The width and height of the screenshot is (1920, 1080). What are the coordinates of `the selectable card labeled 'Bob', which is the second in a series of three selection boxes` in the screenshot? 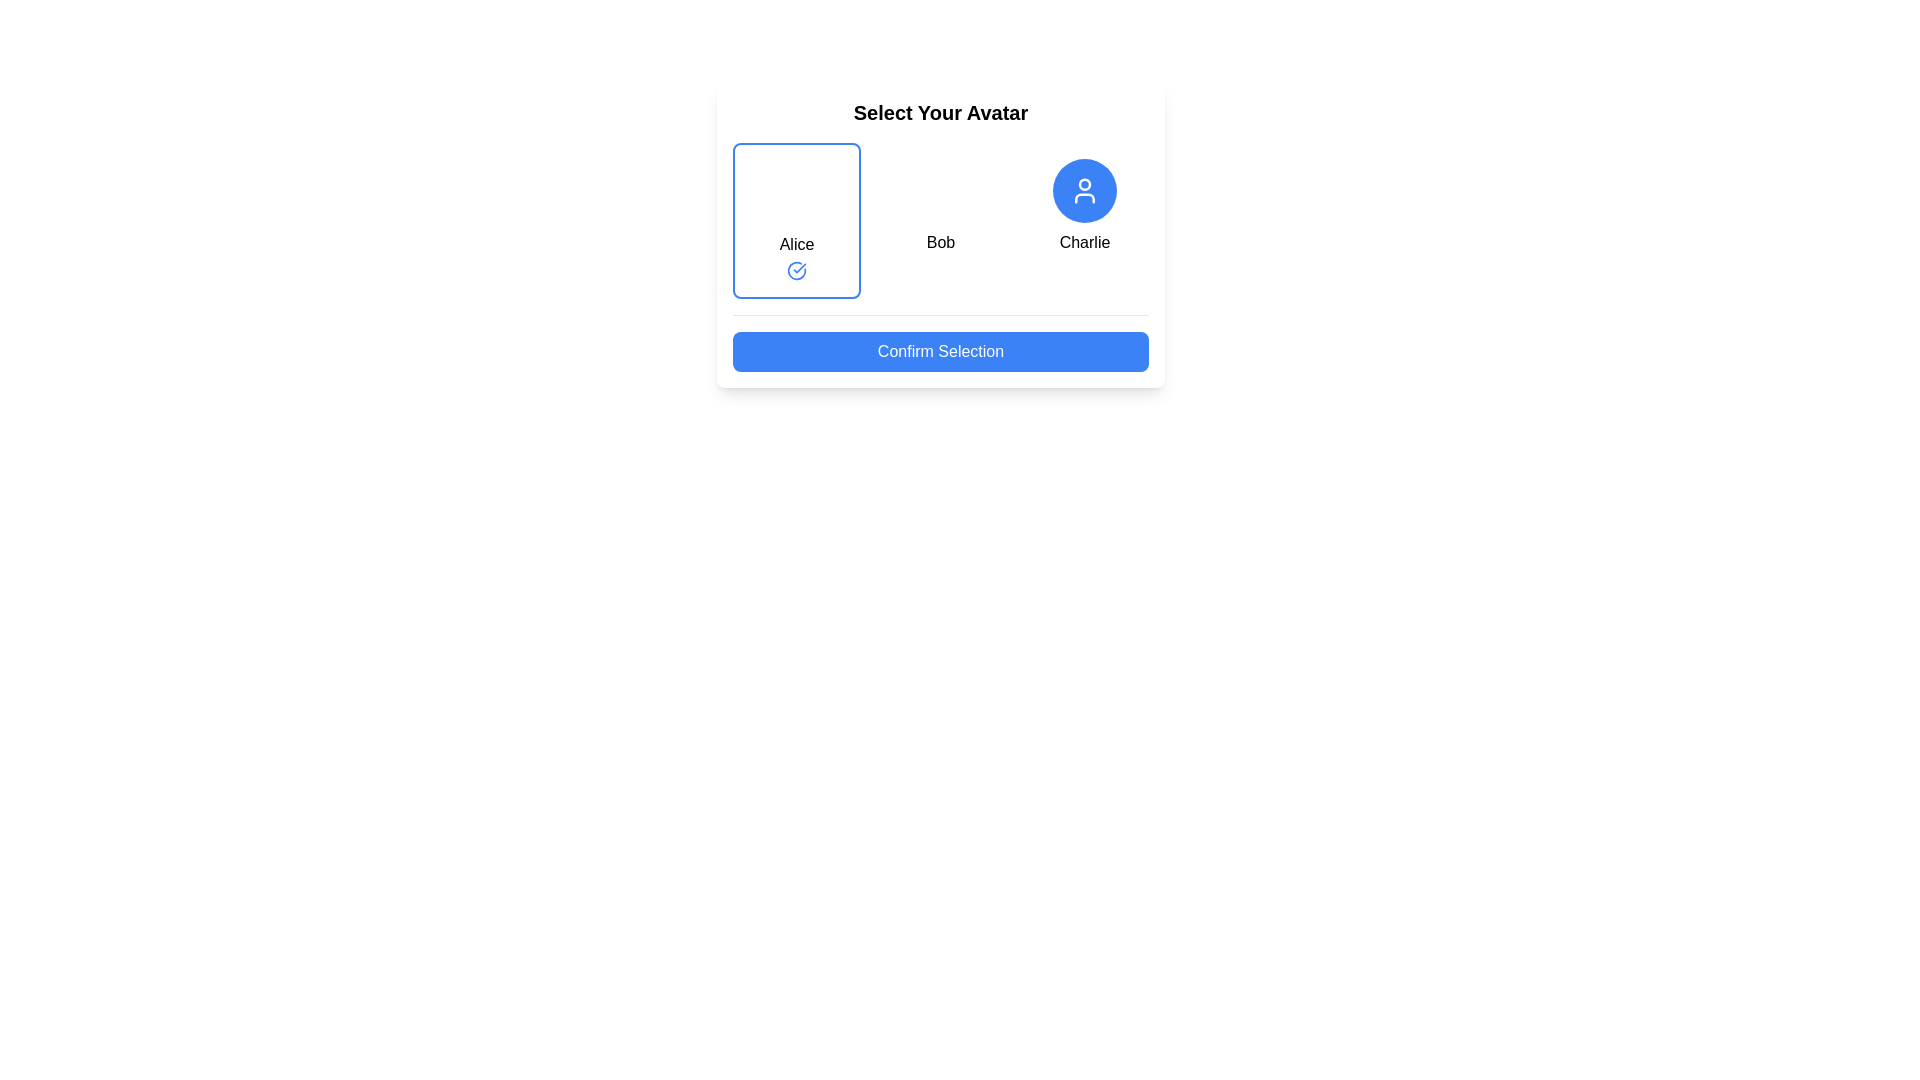 It's located at (939, 220).